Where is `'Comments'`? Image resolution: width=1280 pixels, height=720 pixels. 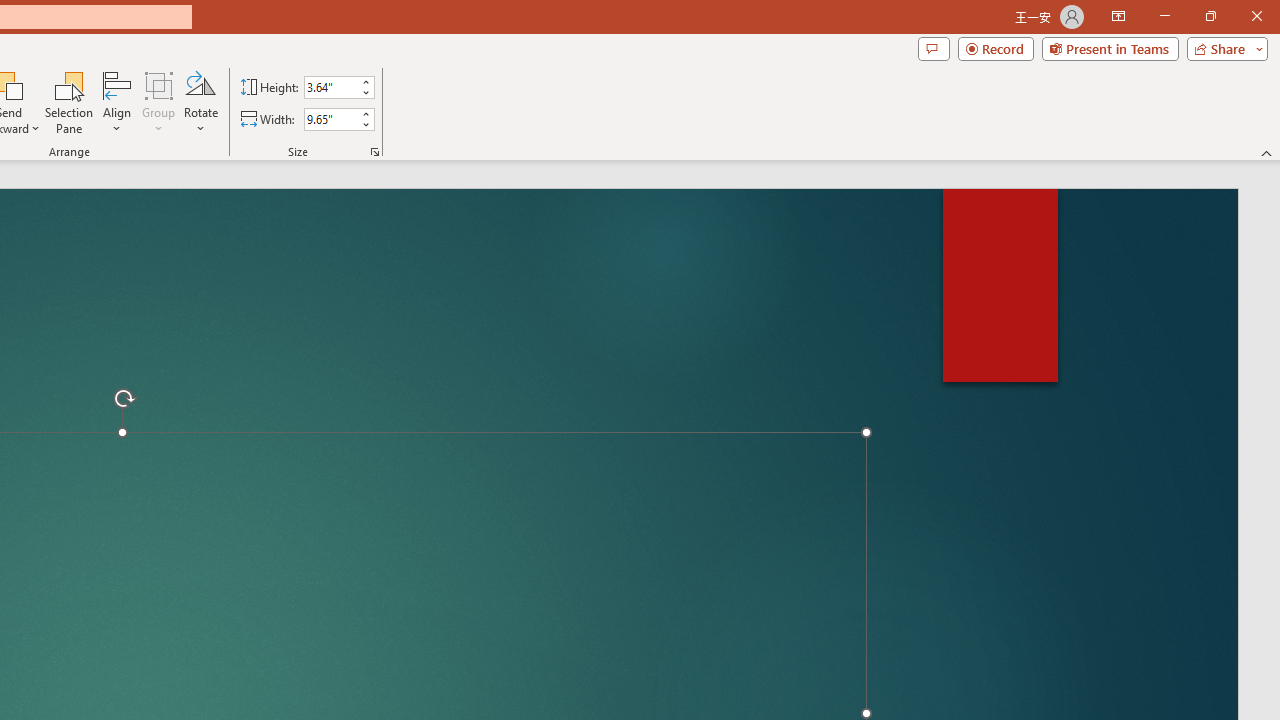
'Comments' is located at coordinates (932, 47).